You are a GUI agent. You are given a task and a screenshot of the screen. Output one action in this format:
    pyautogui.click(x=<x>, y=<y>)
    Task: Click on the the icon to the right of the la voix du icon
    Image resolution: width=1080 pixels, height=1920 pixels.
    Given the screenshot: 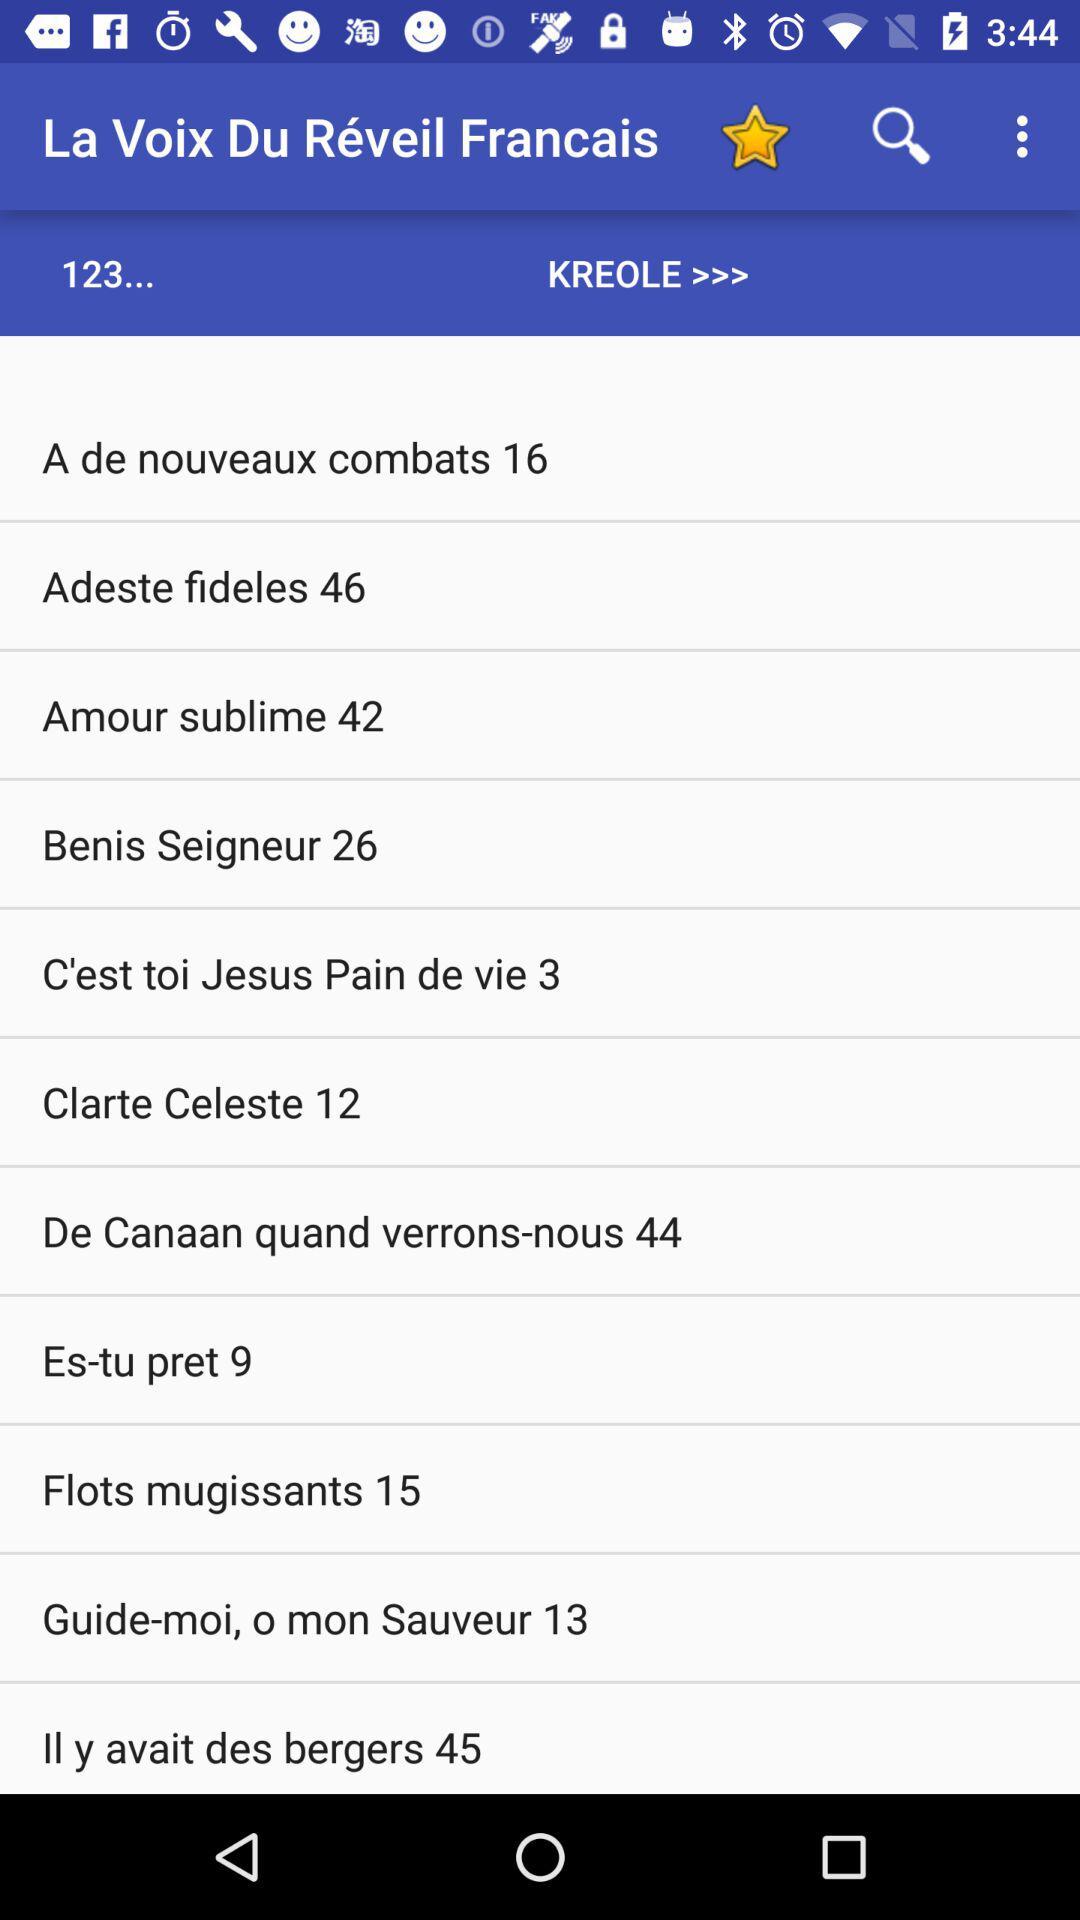 What is the action you would take?
    pyautogui.click(x=754, y=135)
    